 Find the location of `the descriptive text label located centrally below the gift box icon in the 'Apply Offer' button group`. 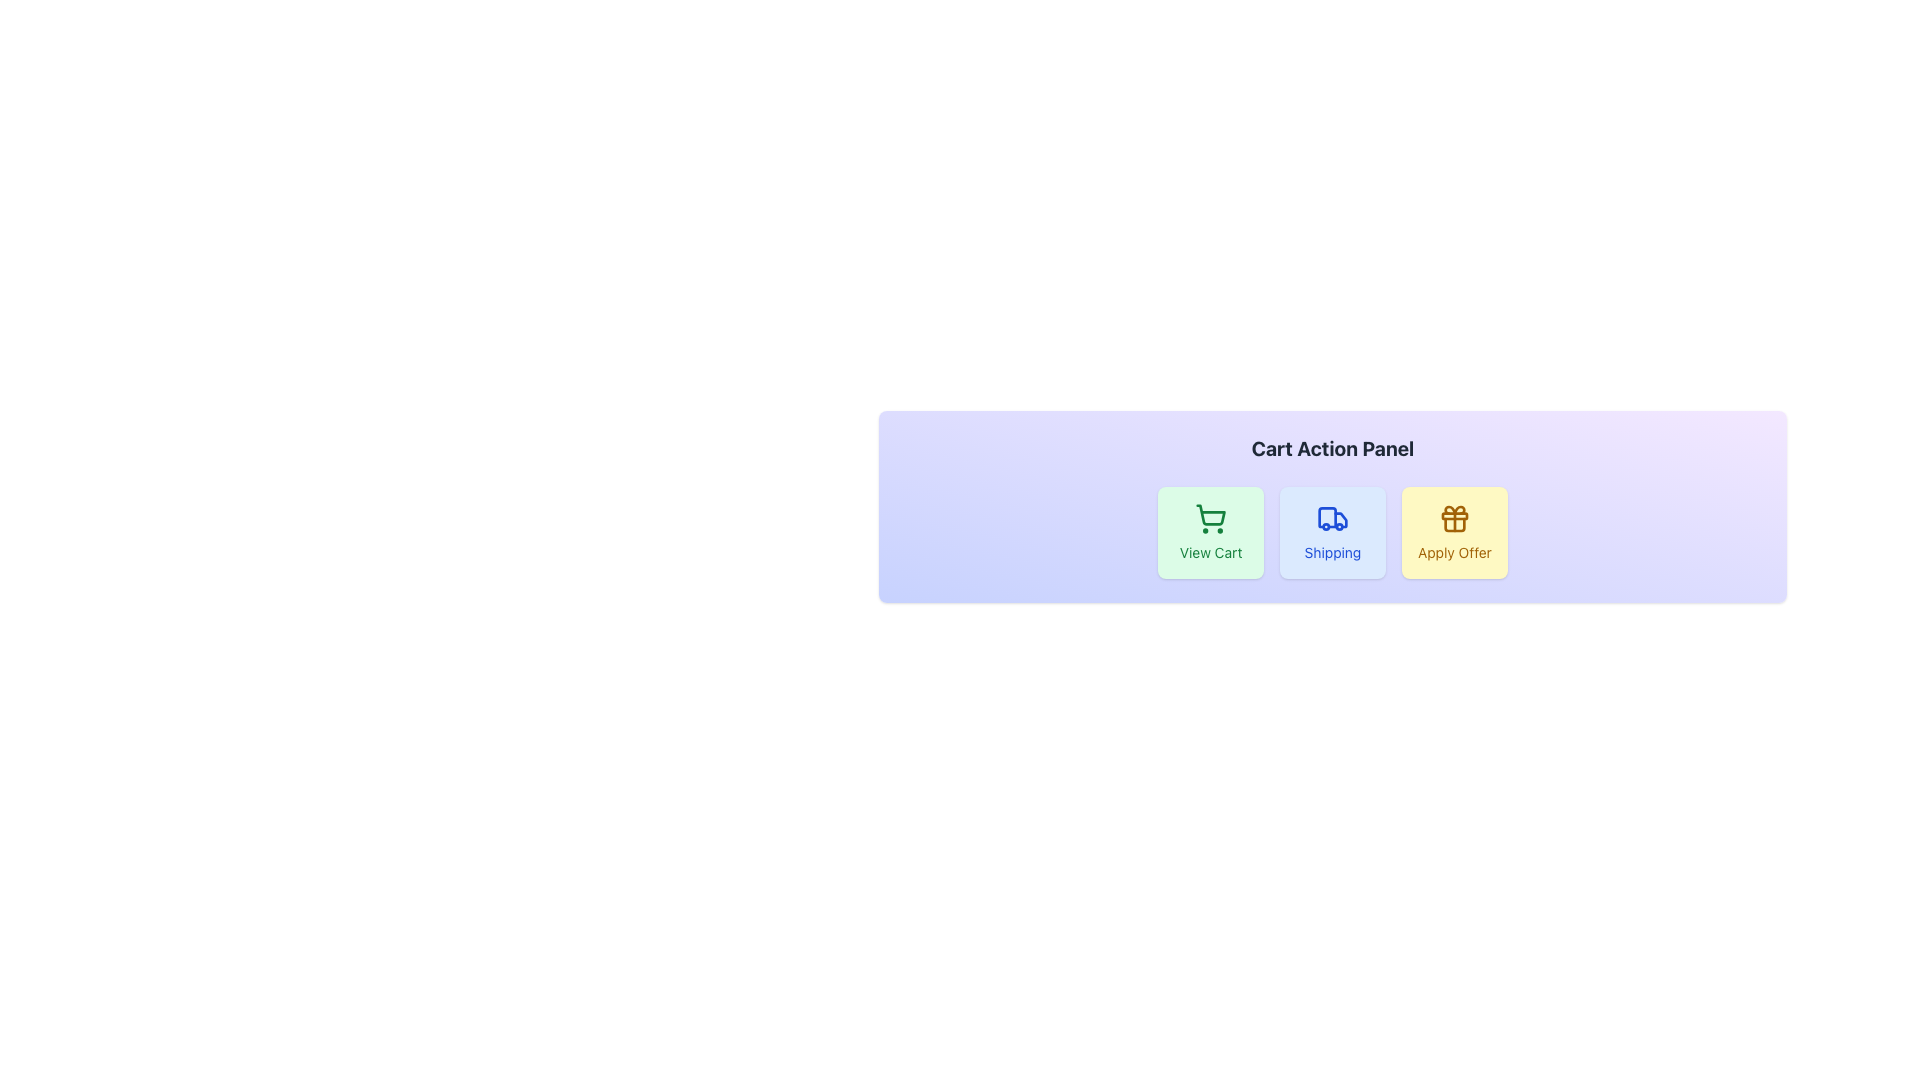

the descriptive text label located centrally below the gift box icon in the 'Apply Offer' button group is located at coordinates (1454, 552).